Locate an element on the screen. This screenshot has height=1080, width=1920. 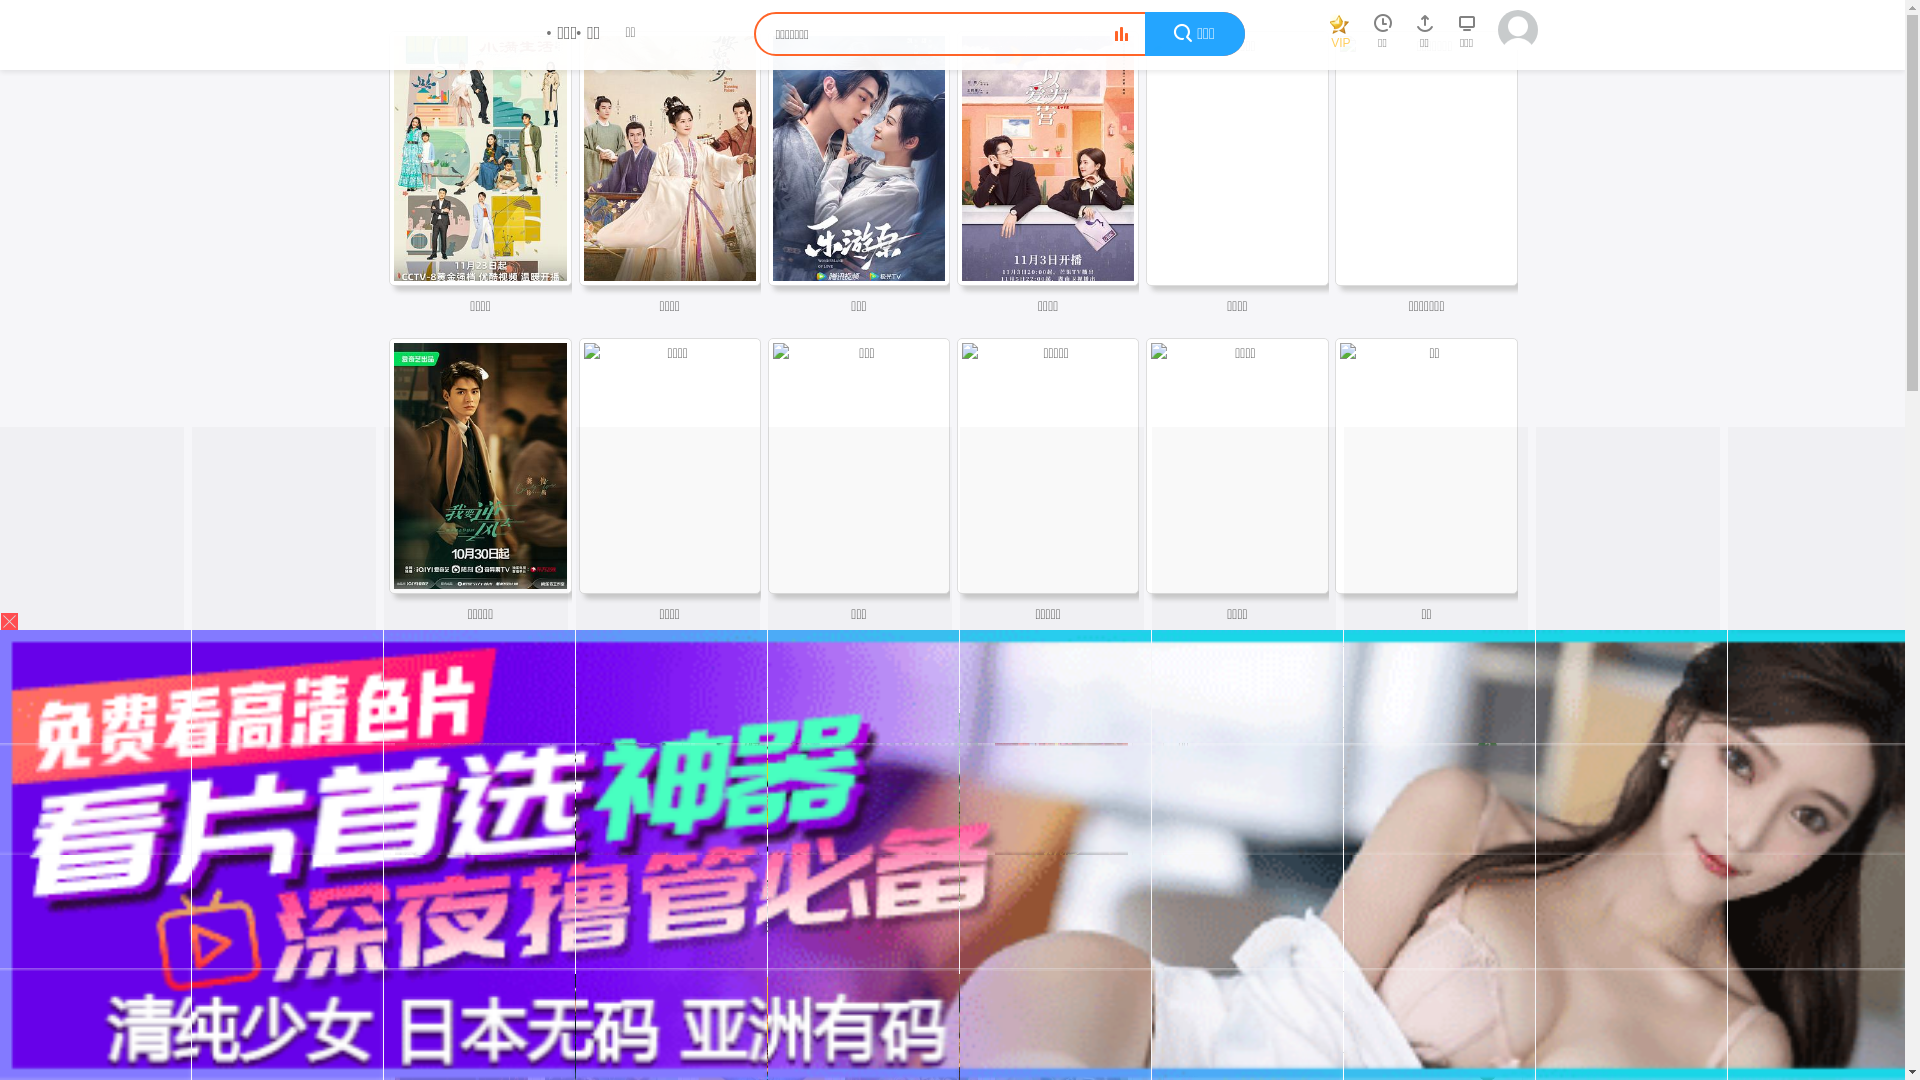
'VIP' is located at coordinates (1339, 35).